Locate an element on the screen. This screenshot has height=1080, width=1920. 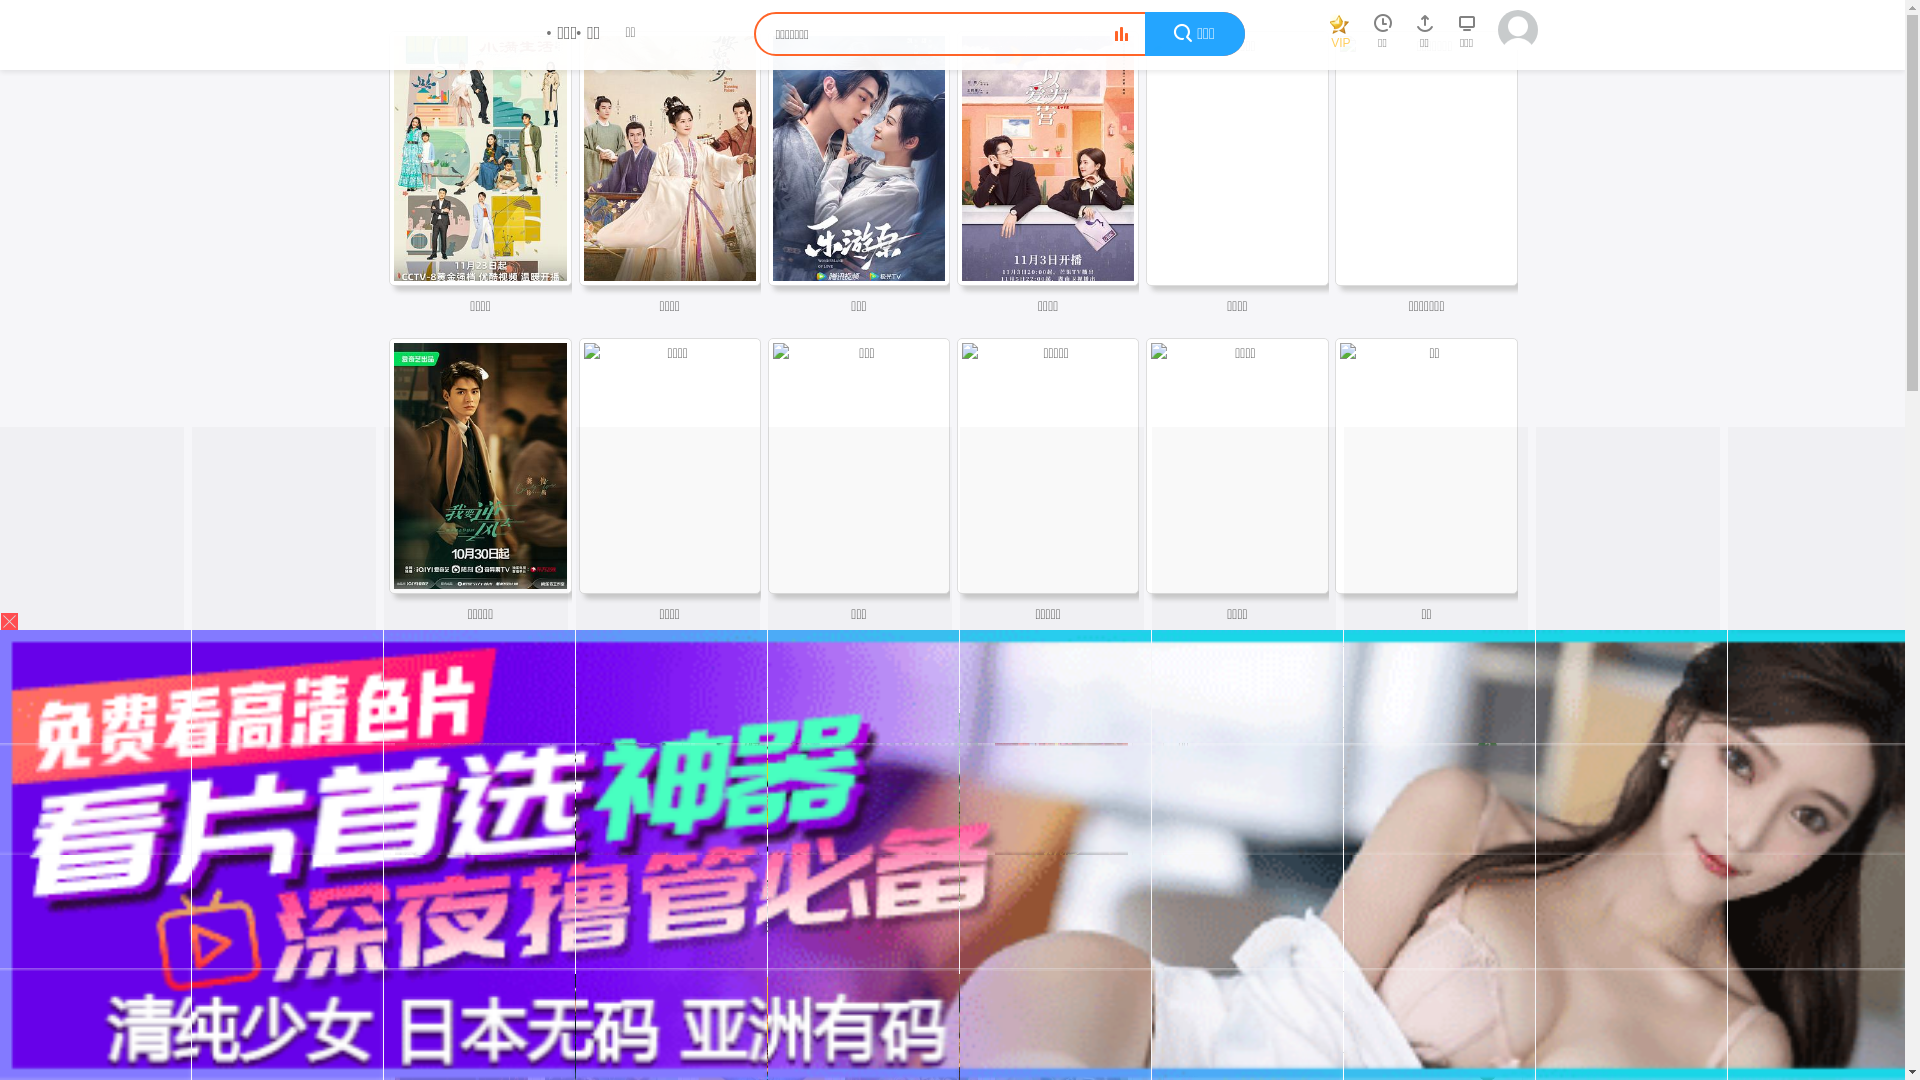
'VIP' is located at coordinates (1339, 35).